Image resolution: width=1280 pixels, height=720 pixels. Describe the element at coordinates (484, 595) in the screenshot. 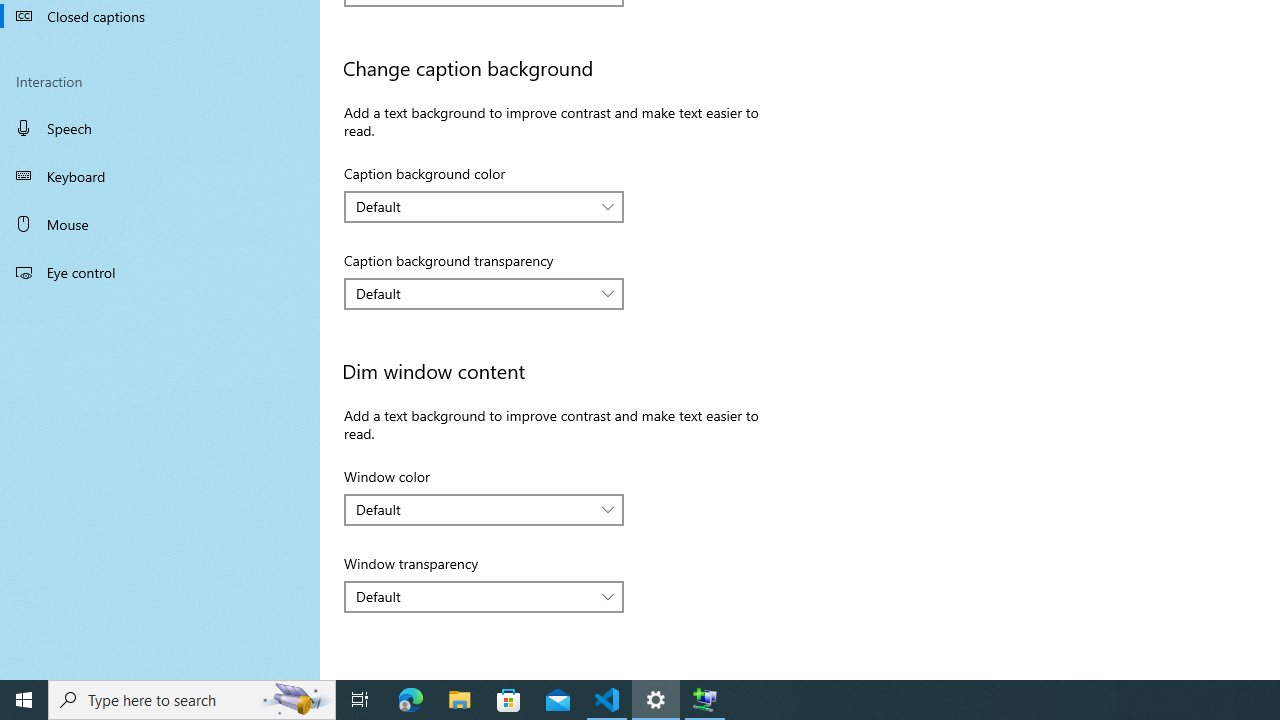

I see `'Window transparency'` at that location.